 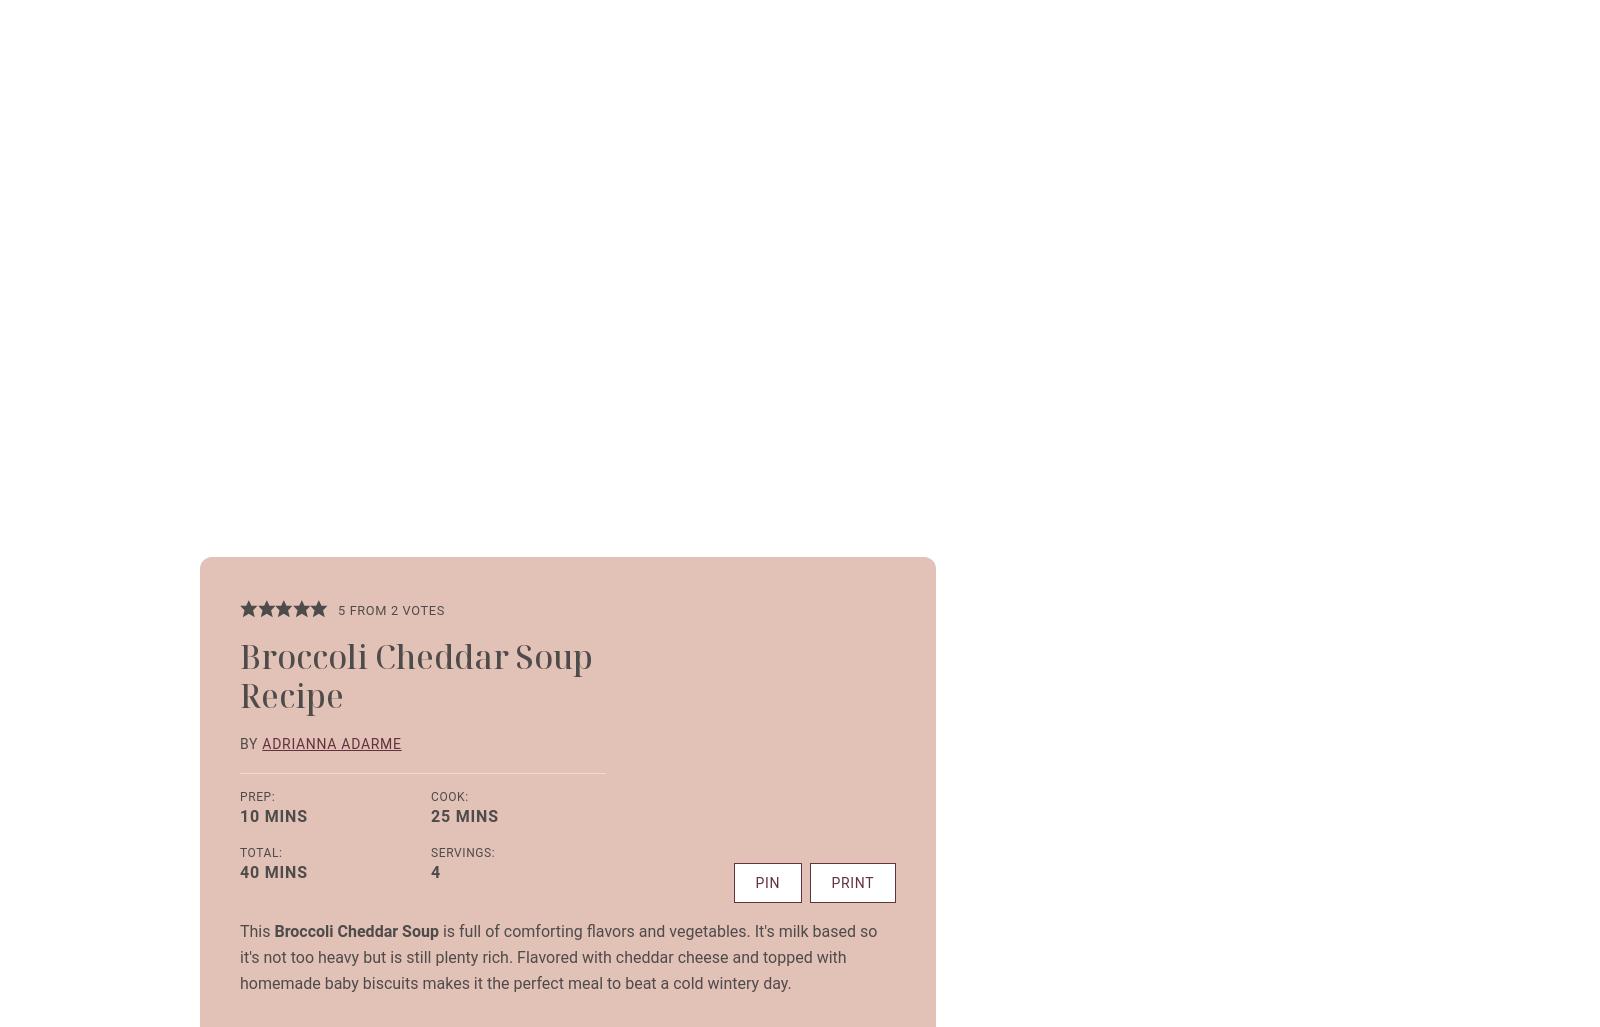 What do you see at coordinates (462, 851) in the screenshot?
I see `'Servings:'` at bounding box center [462, 851].